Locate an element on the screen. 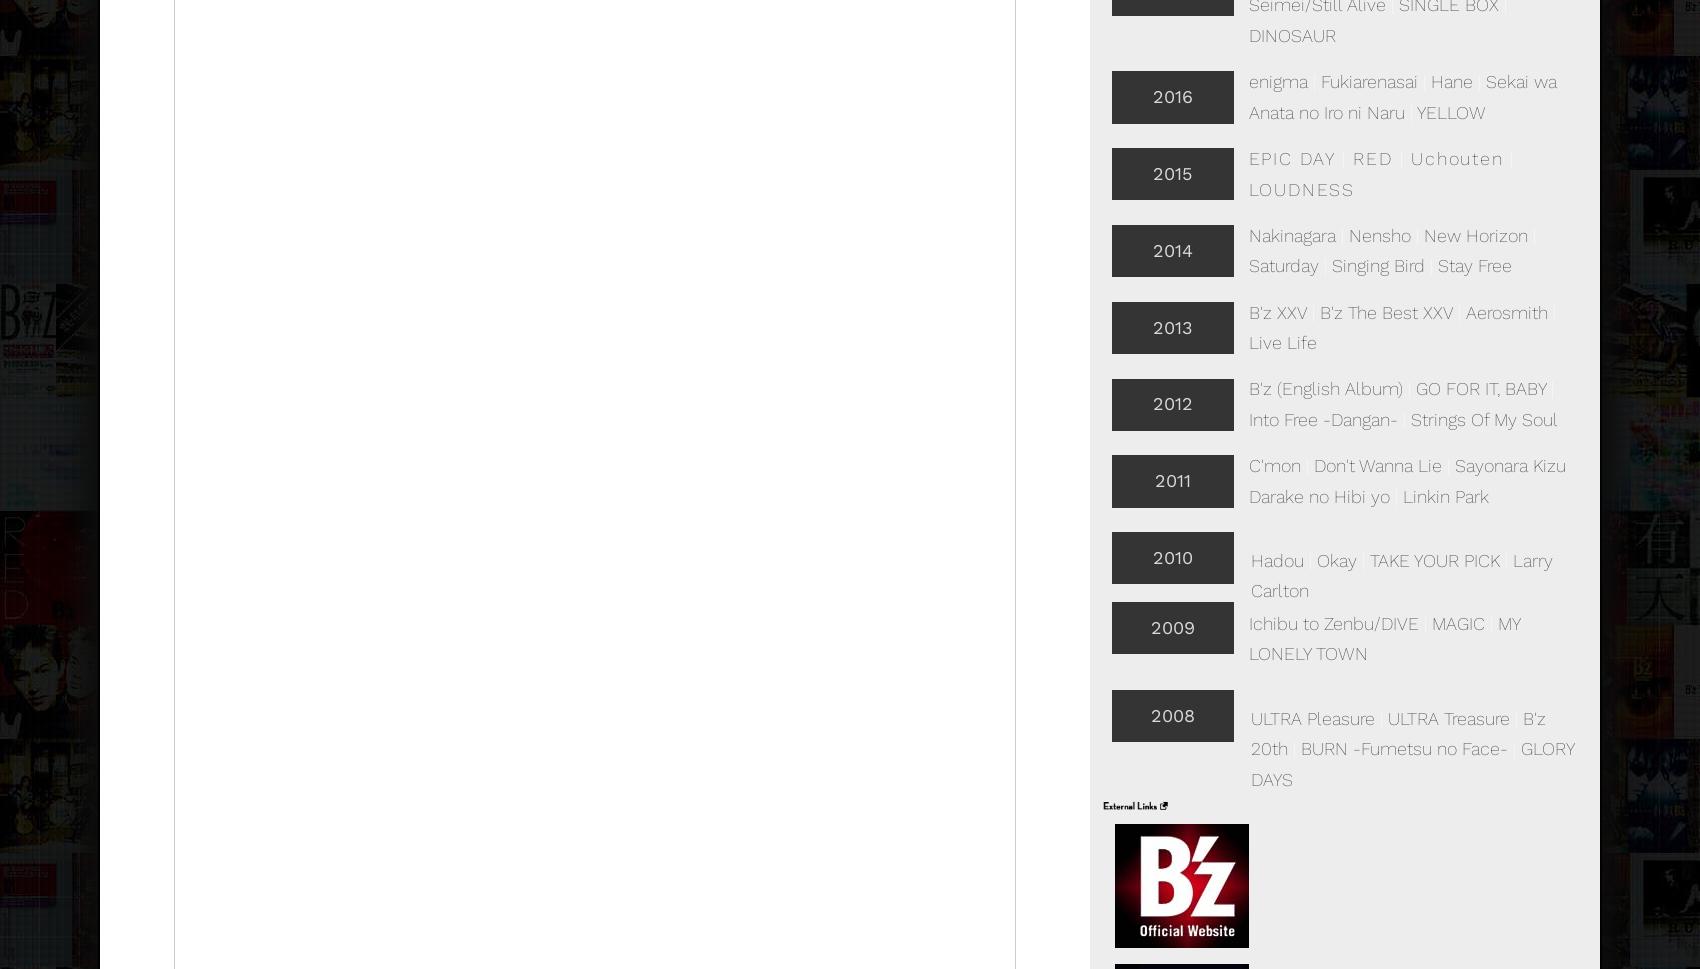 The height and width of the screenshot is (969, 1700). 'Strings Of My Soul' is located at coordinates (1482, 417).